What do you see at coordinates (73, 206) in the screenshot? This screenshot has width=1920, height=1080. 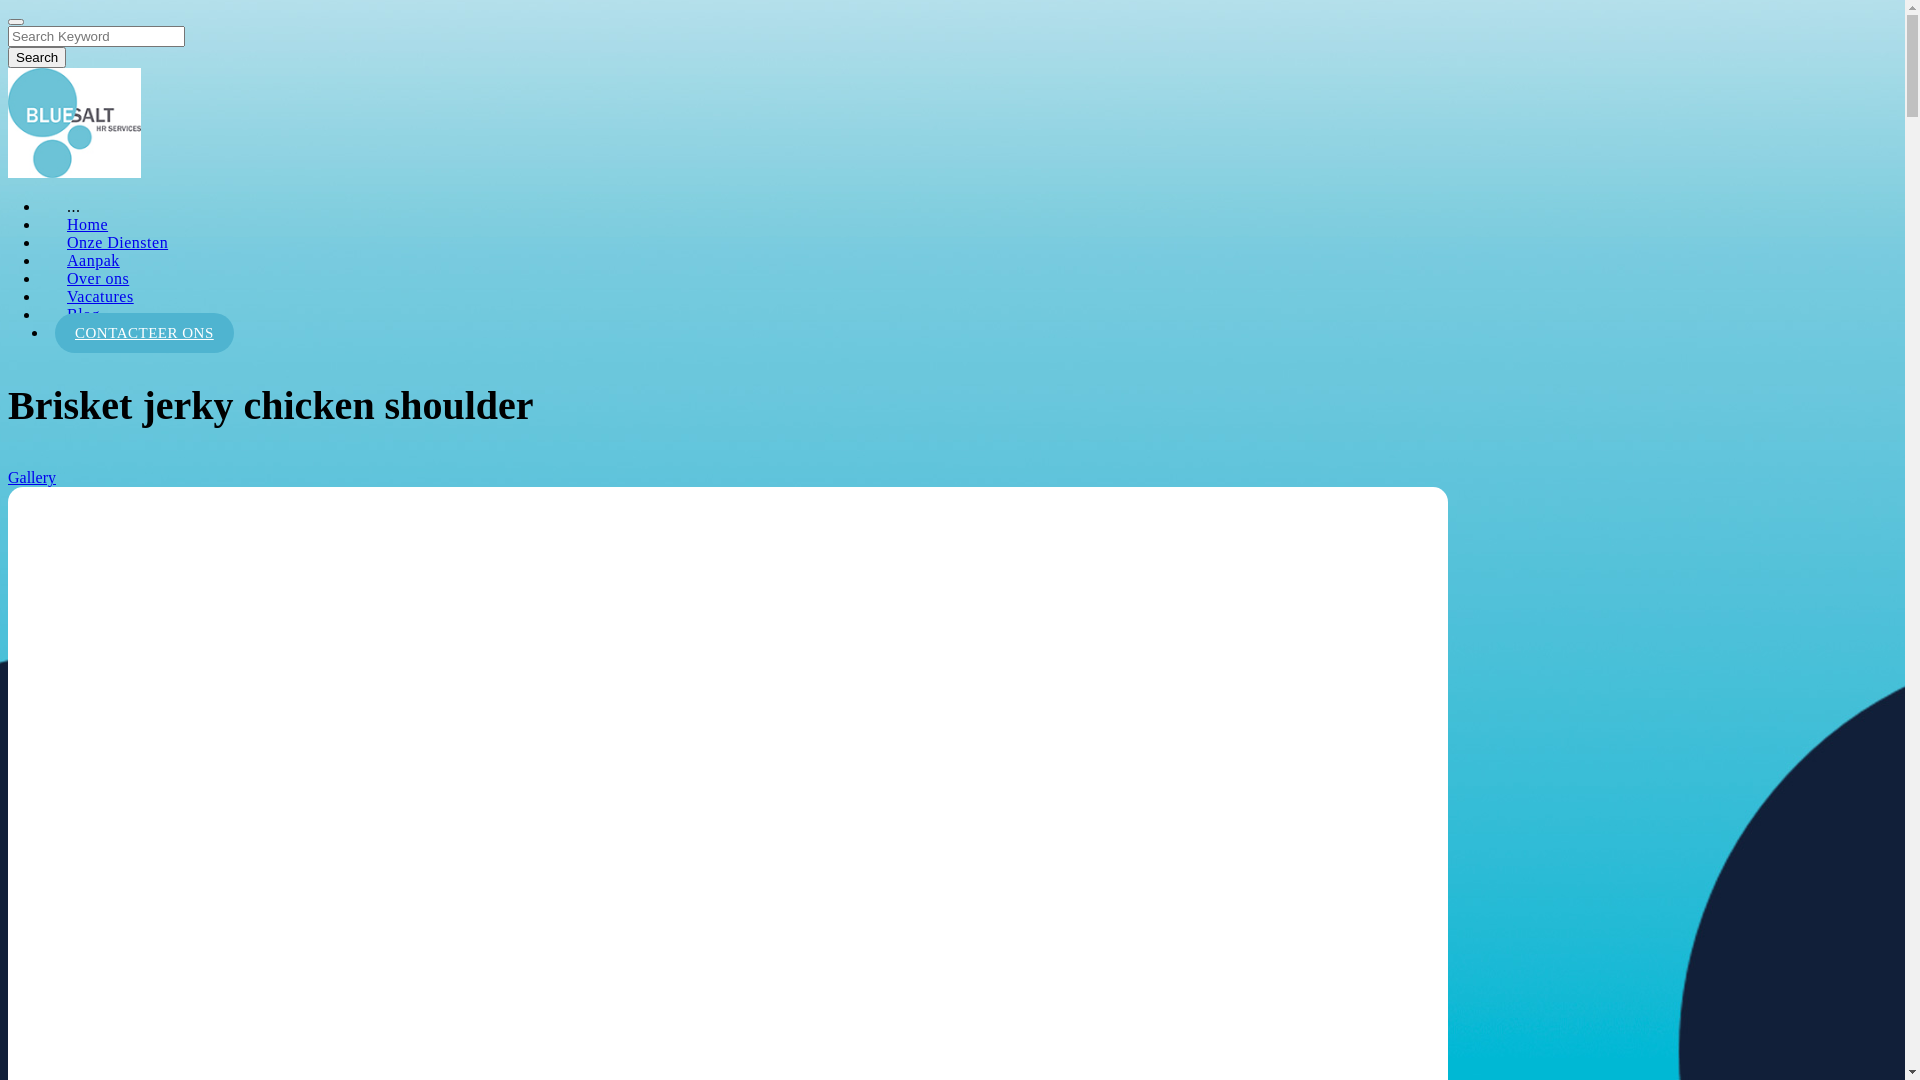 I see `'...'` at bounding box center [73, 206].